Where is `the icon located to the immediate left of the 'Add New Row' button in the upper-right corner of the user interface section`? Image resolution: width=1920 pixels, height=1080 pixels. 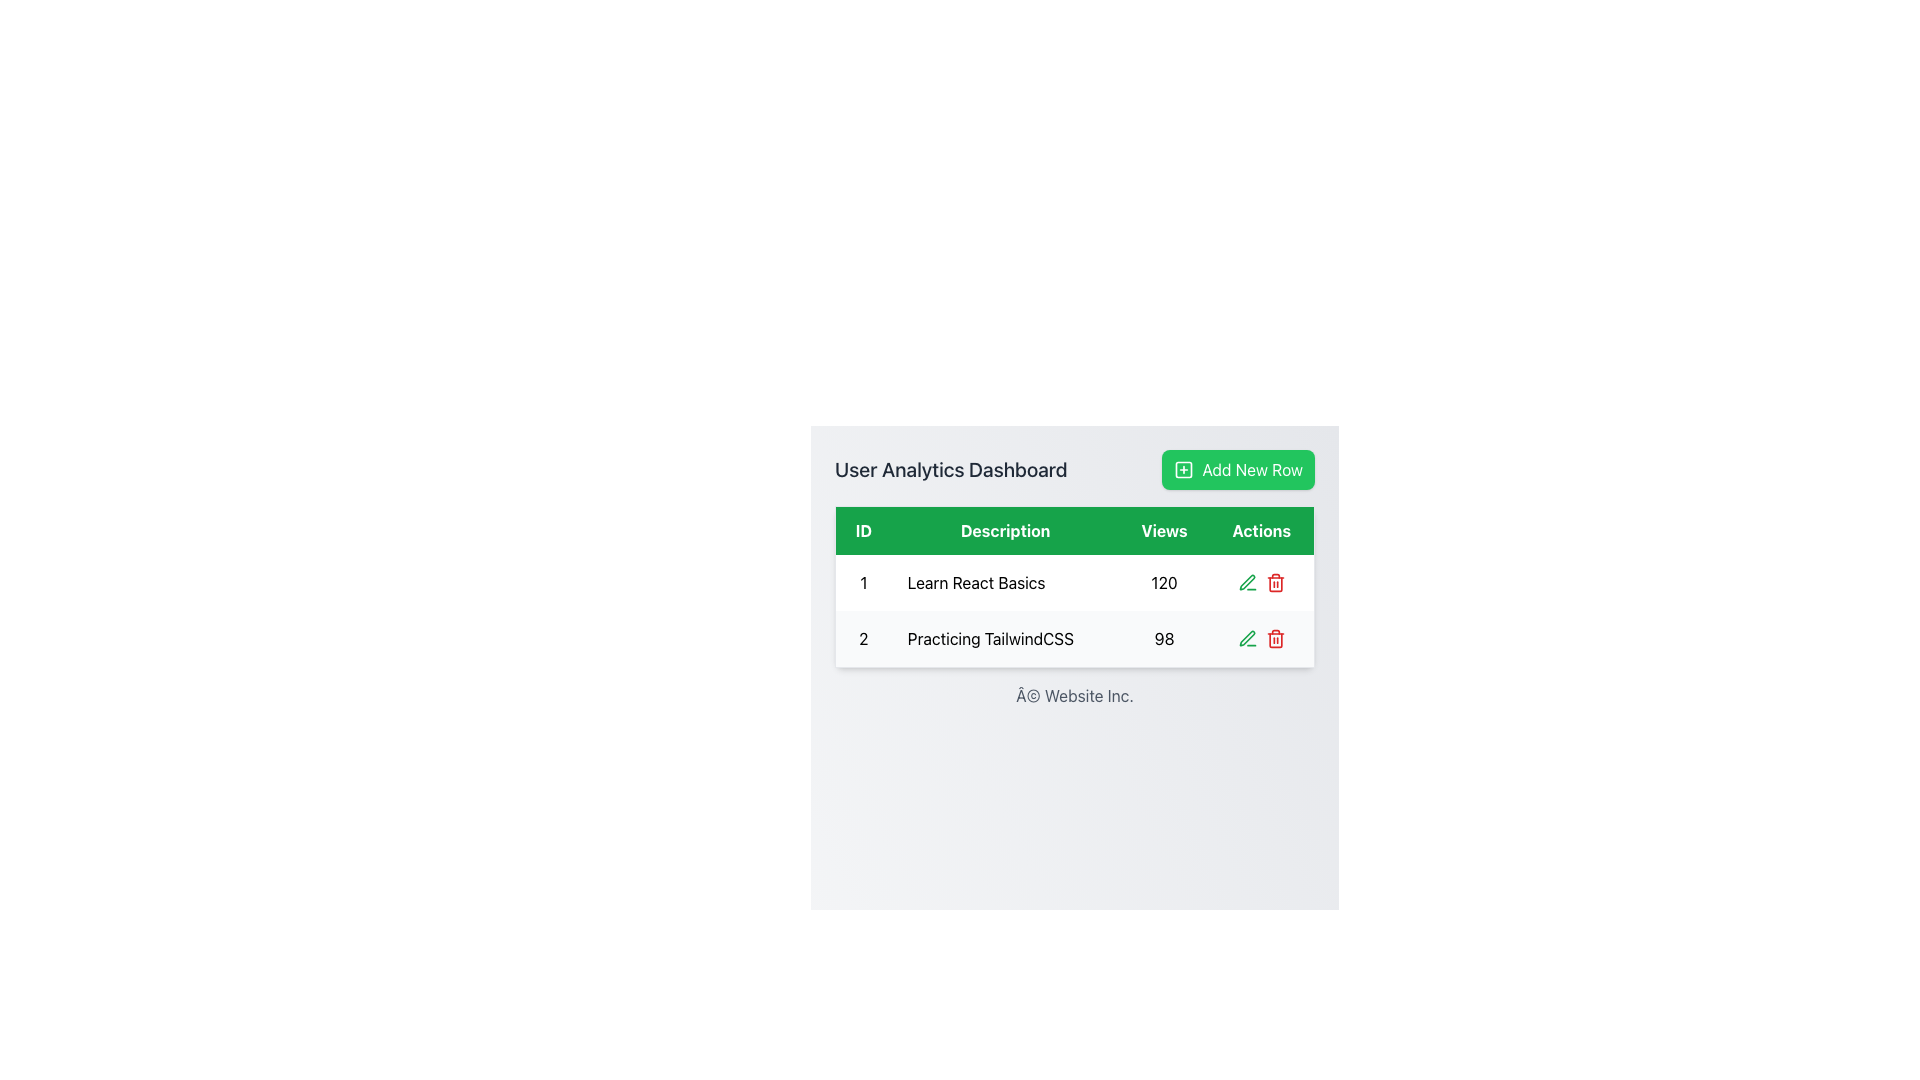 the icon located to the immediate left of the 'Add New Row' button in the upper-right corner of the user interface section is located at coordinates (1184, 470).